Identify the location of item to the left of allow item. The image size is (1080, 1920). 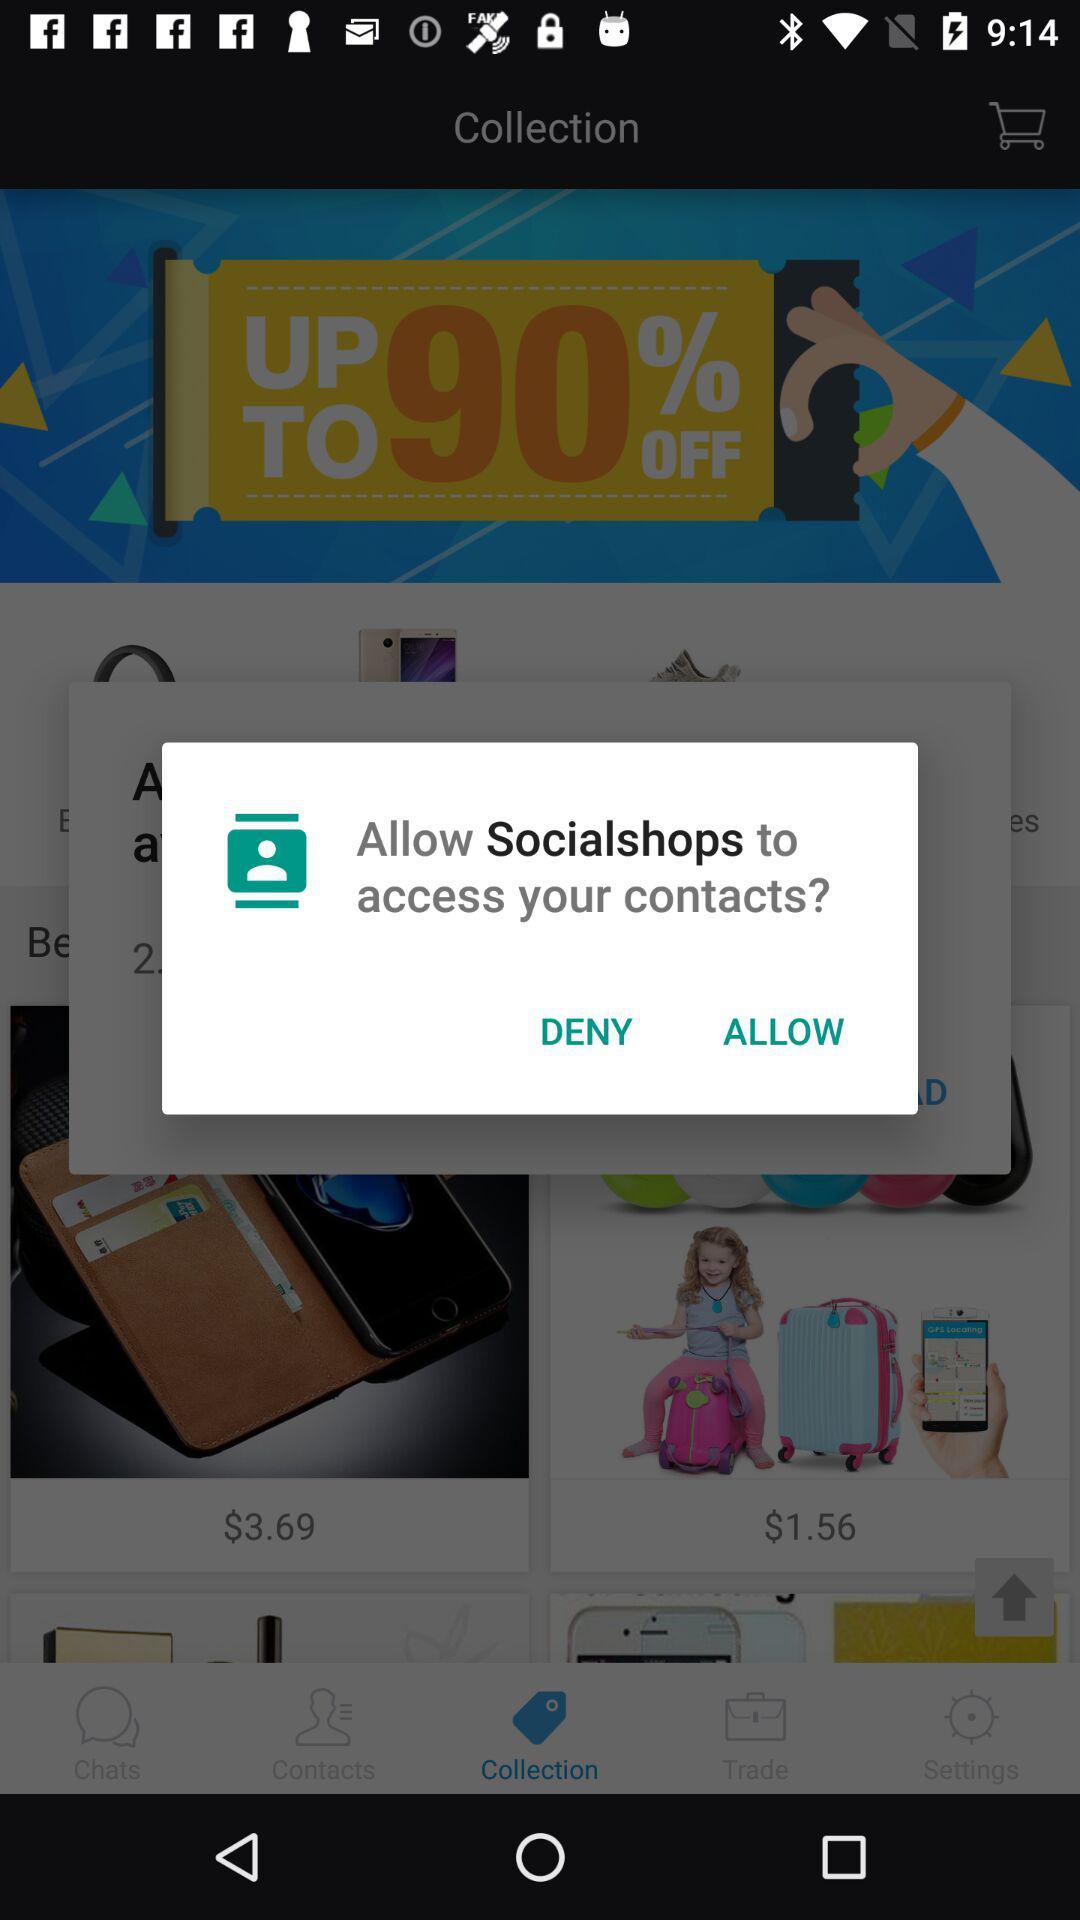
(585, 1030).